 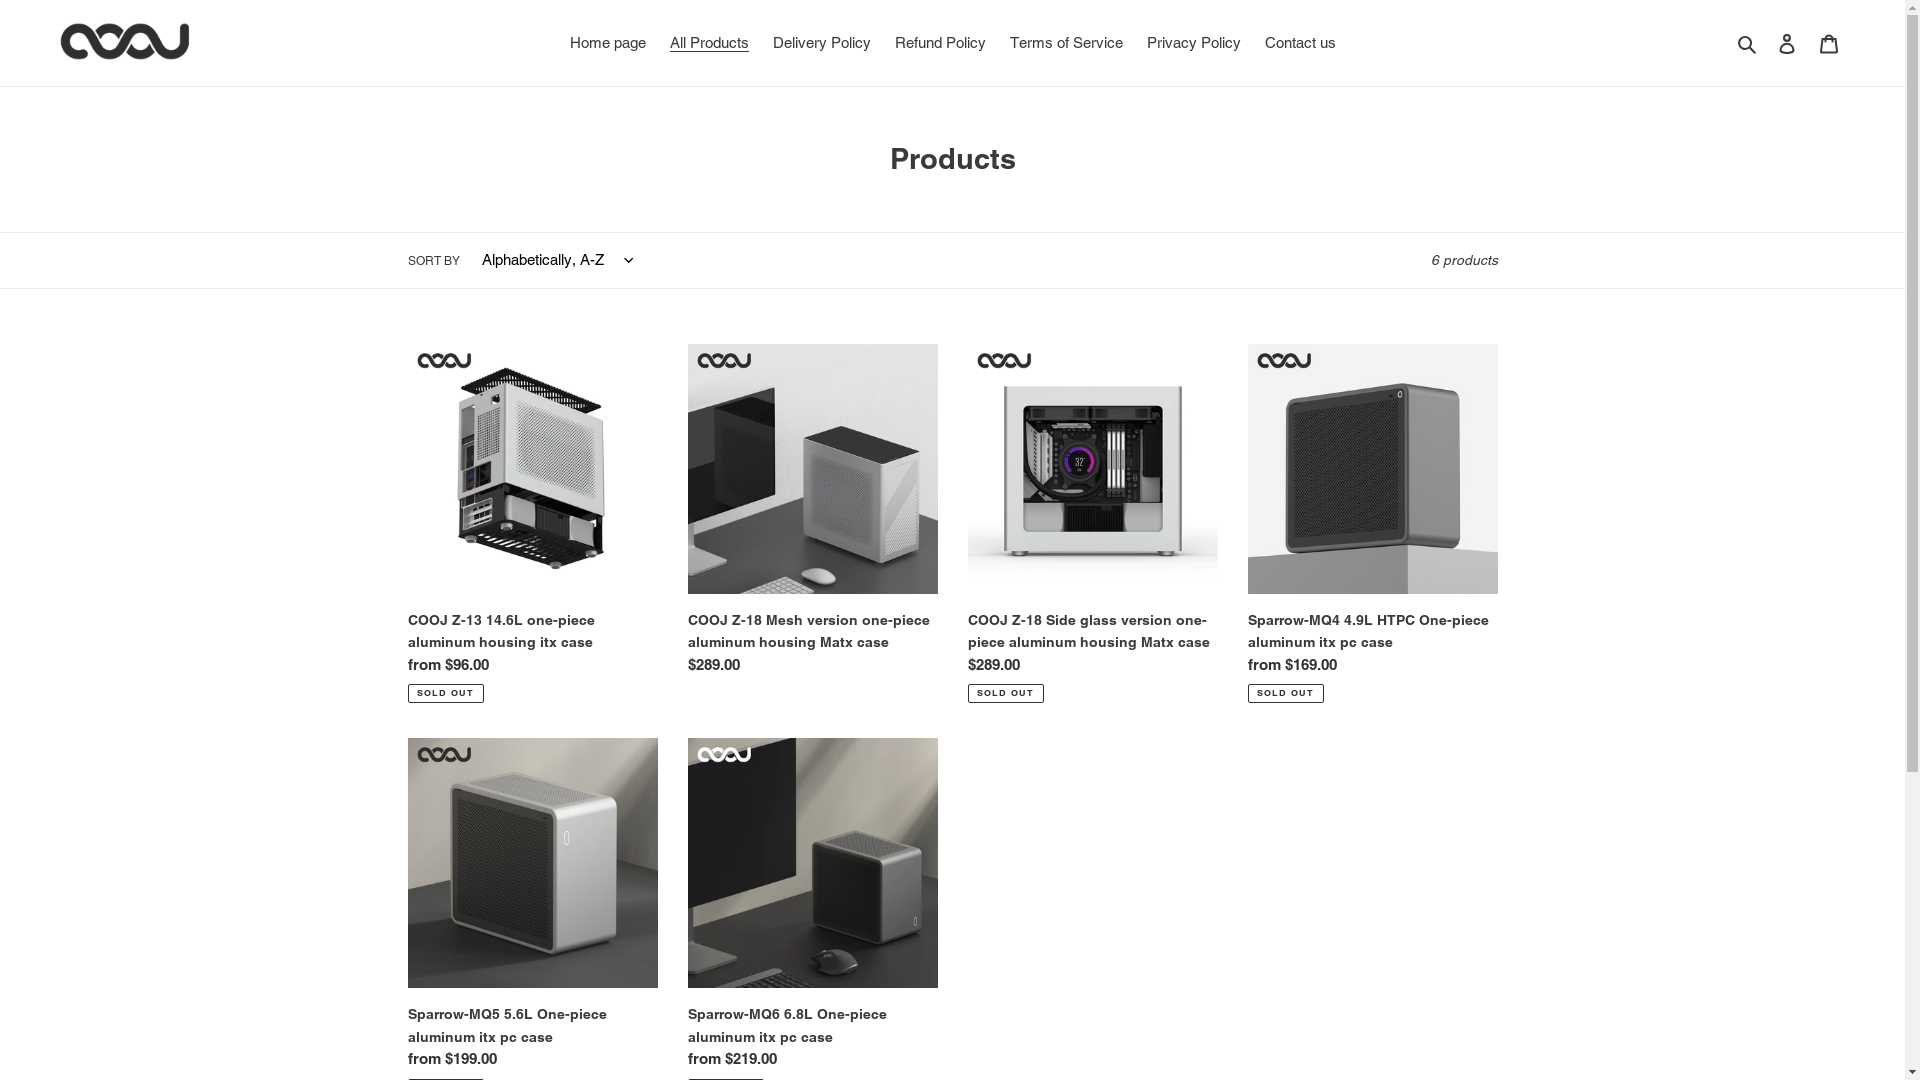 I want to click on 'Cart', so click(x=1828, y=43).